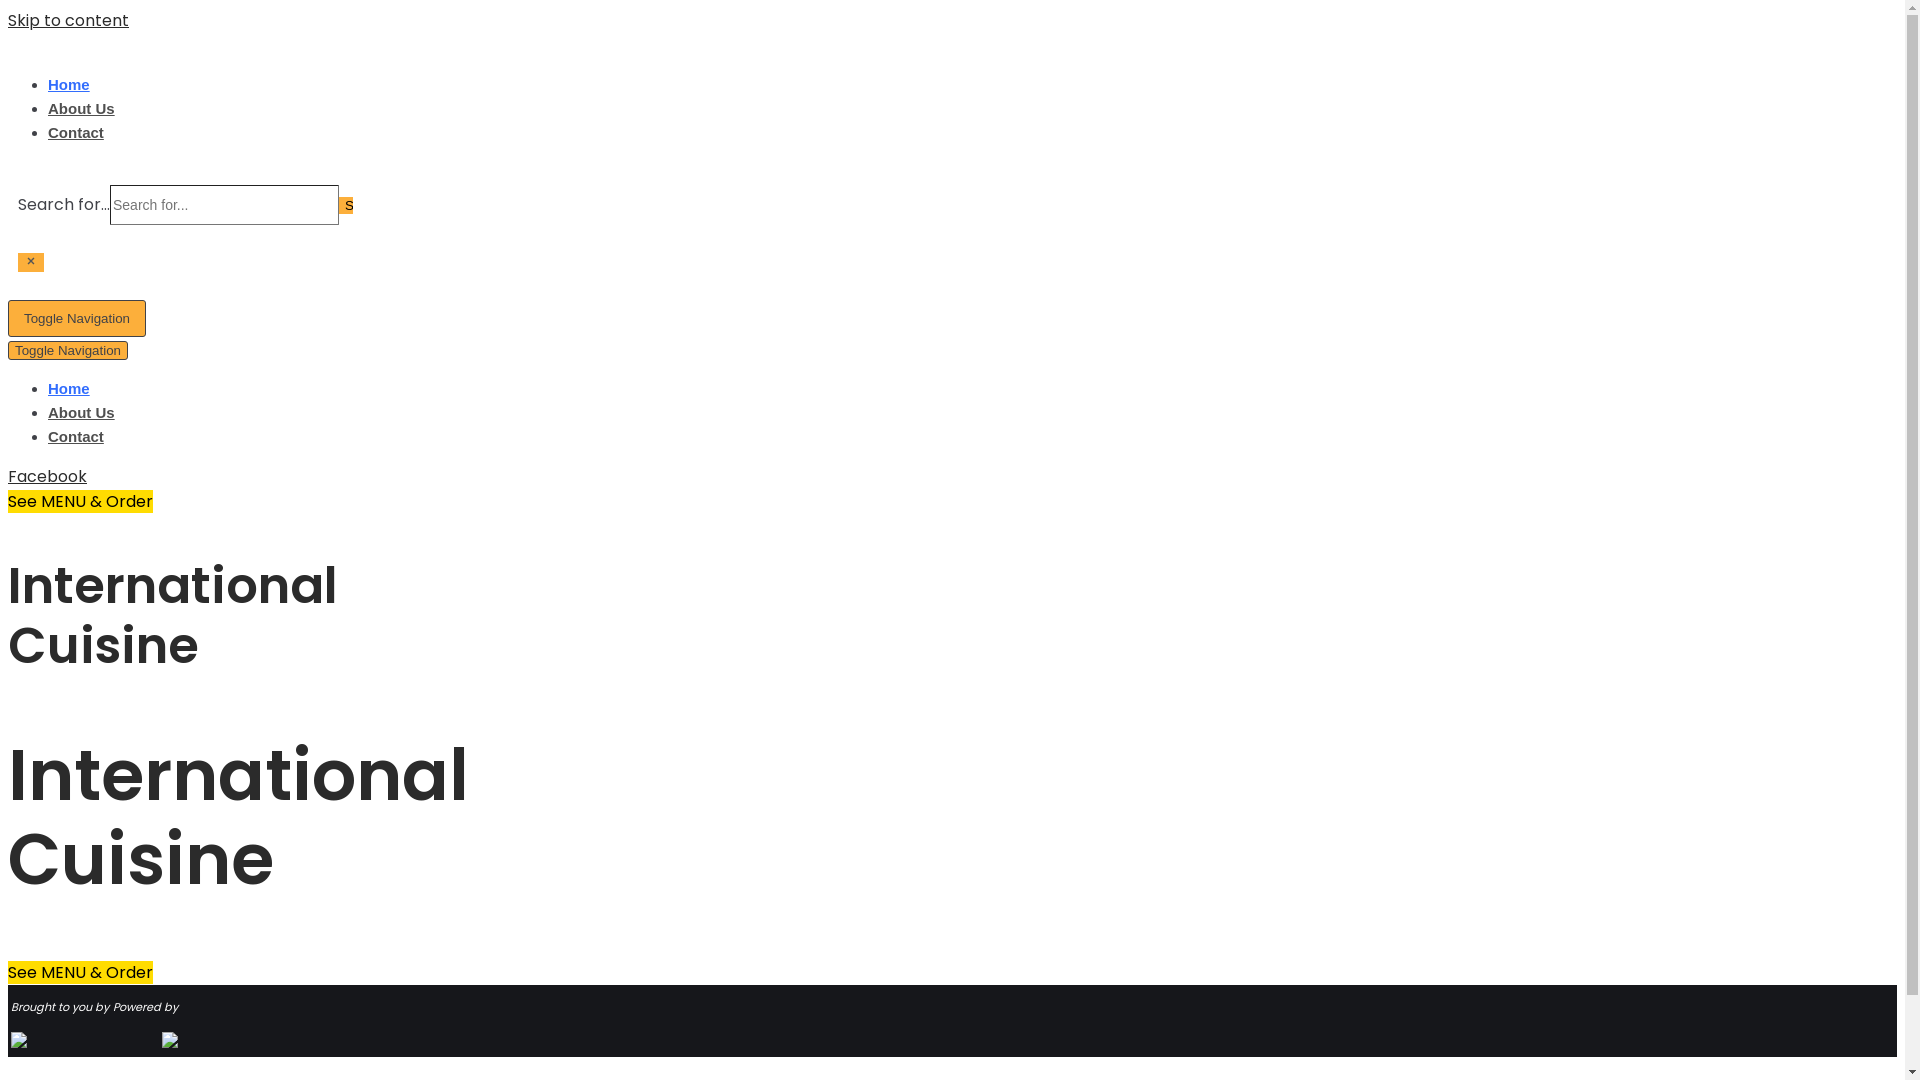 The height and width of the screenshot is (1080, 1920). What do you see at coordinates (76, 317) in the screenshot?
I see `'Toggle Navigation'` at bounding box center [76, 317].